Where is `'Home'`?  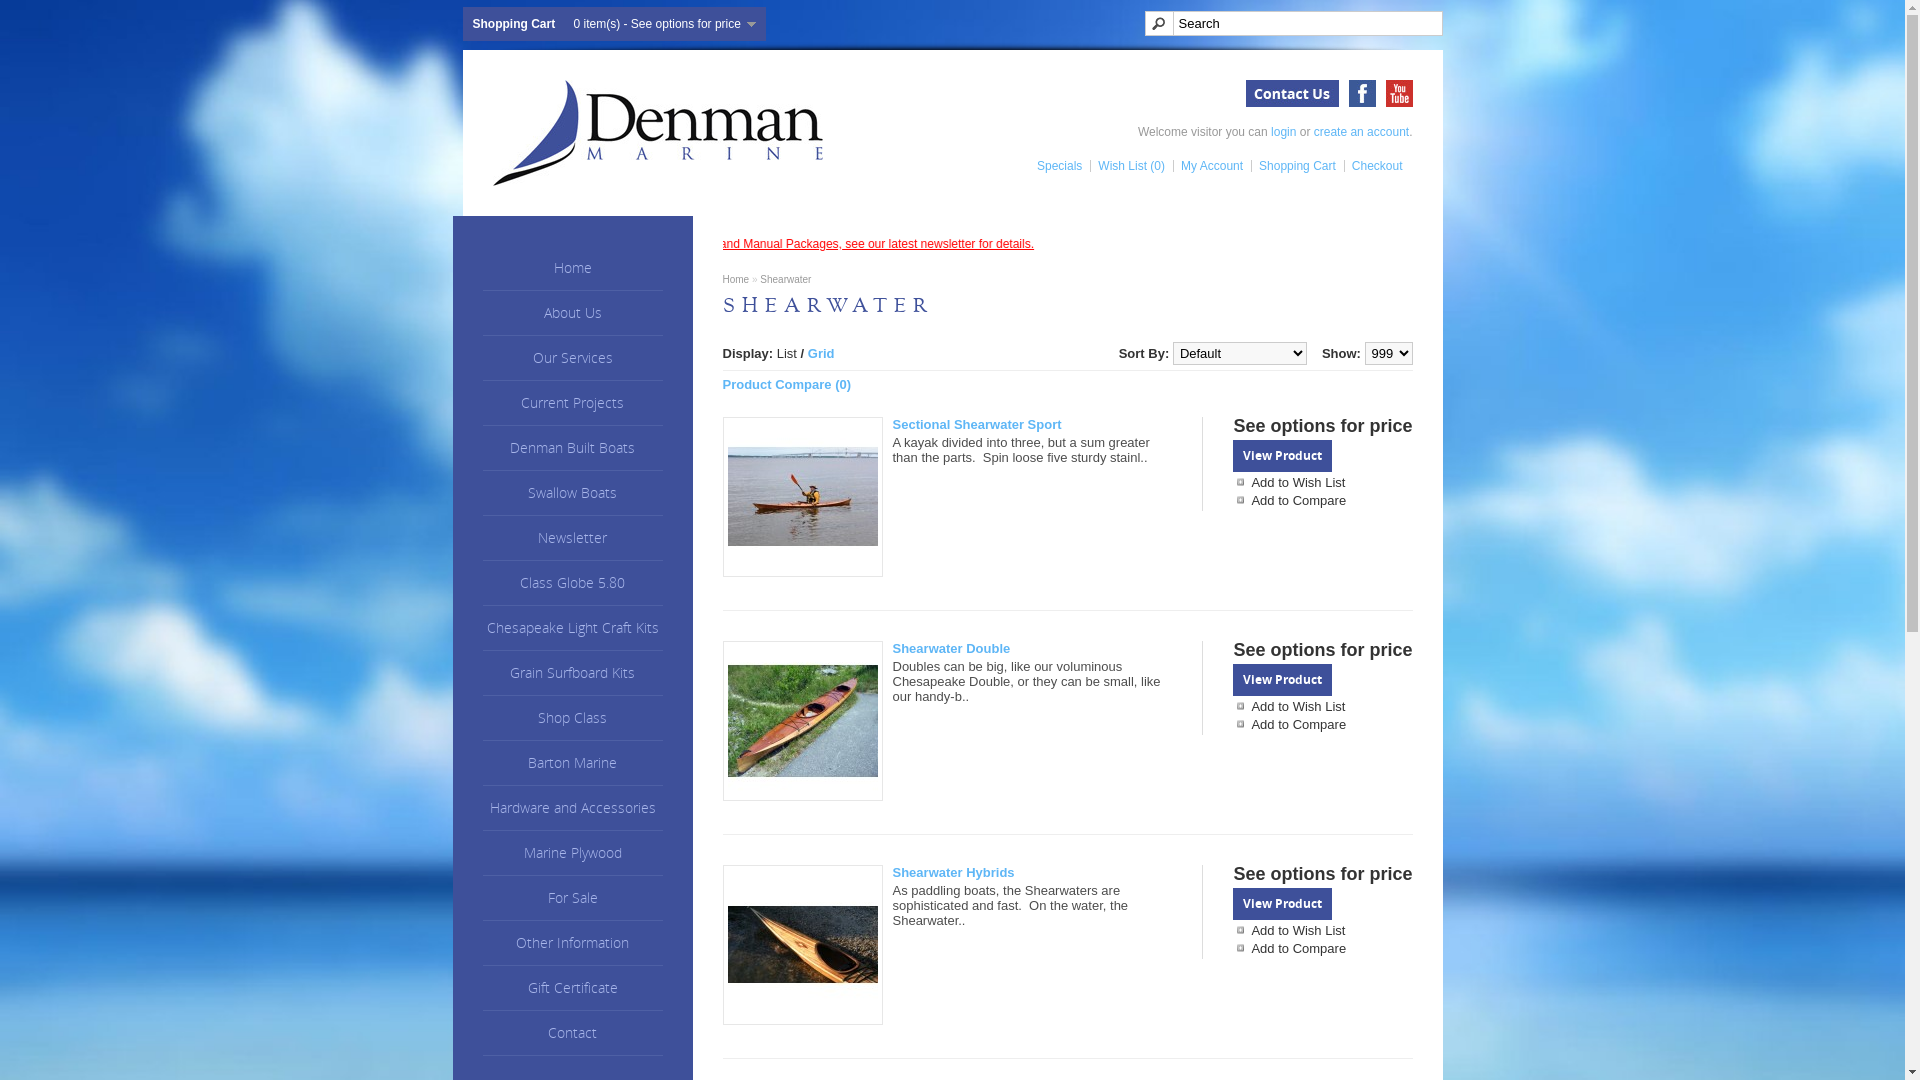
'Home' is located at coordinates (734, 279).